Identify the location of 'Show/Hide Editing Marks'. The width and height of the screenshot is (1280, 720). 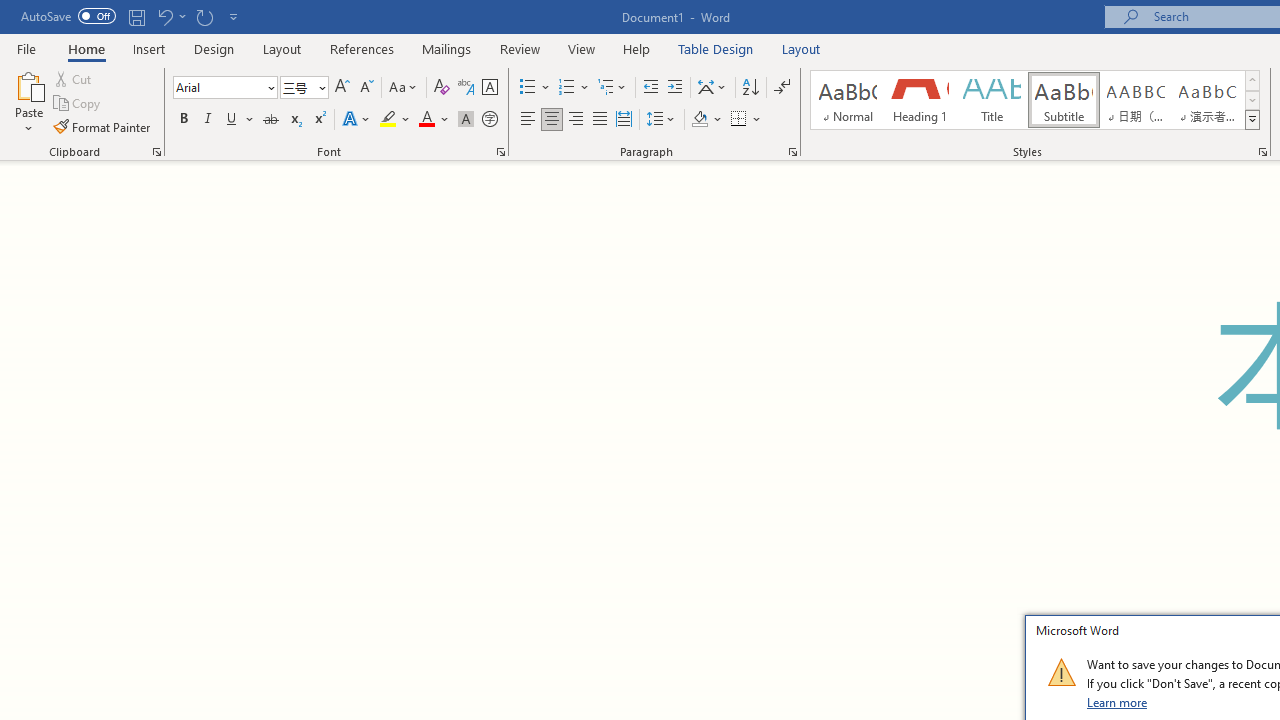
(781, 86).